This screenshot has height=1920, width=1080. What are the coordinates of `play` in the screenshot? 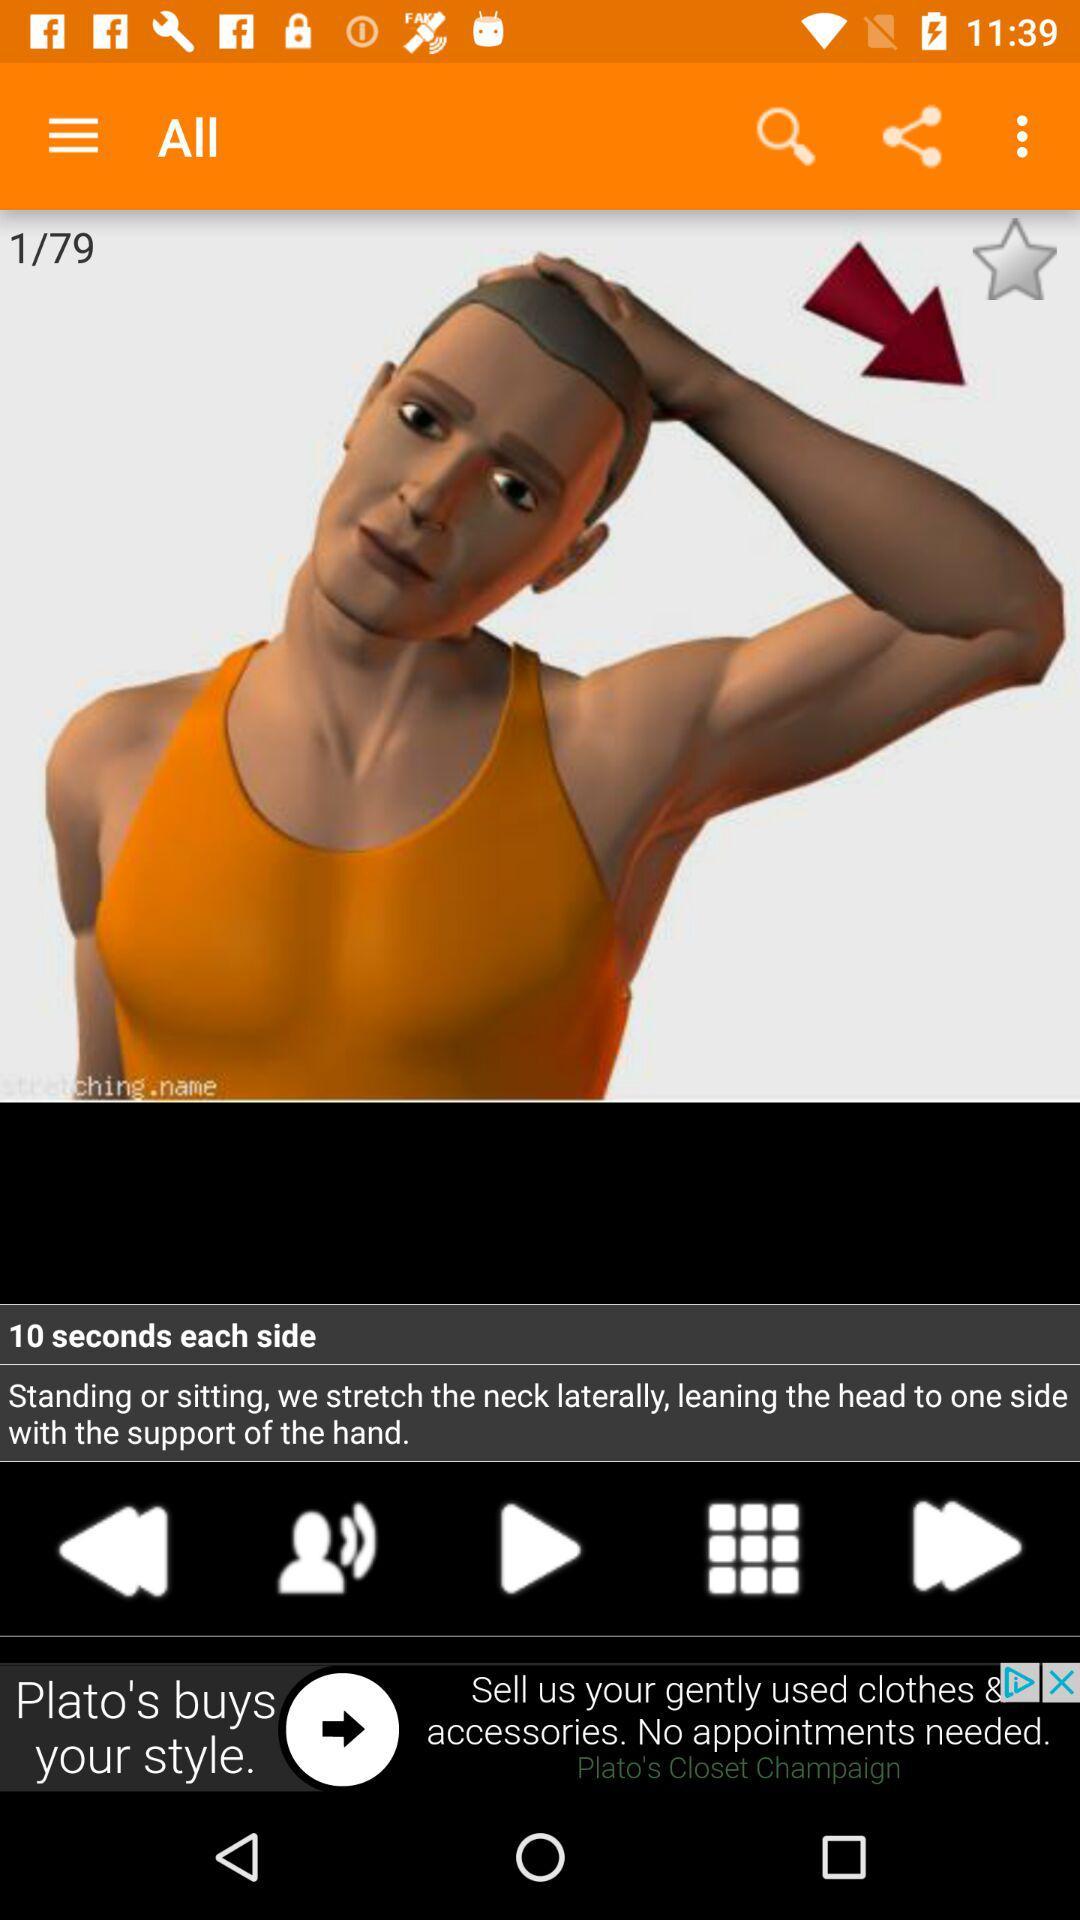 It's located at (326, 1547).